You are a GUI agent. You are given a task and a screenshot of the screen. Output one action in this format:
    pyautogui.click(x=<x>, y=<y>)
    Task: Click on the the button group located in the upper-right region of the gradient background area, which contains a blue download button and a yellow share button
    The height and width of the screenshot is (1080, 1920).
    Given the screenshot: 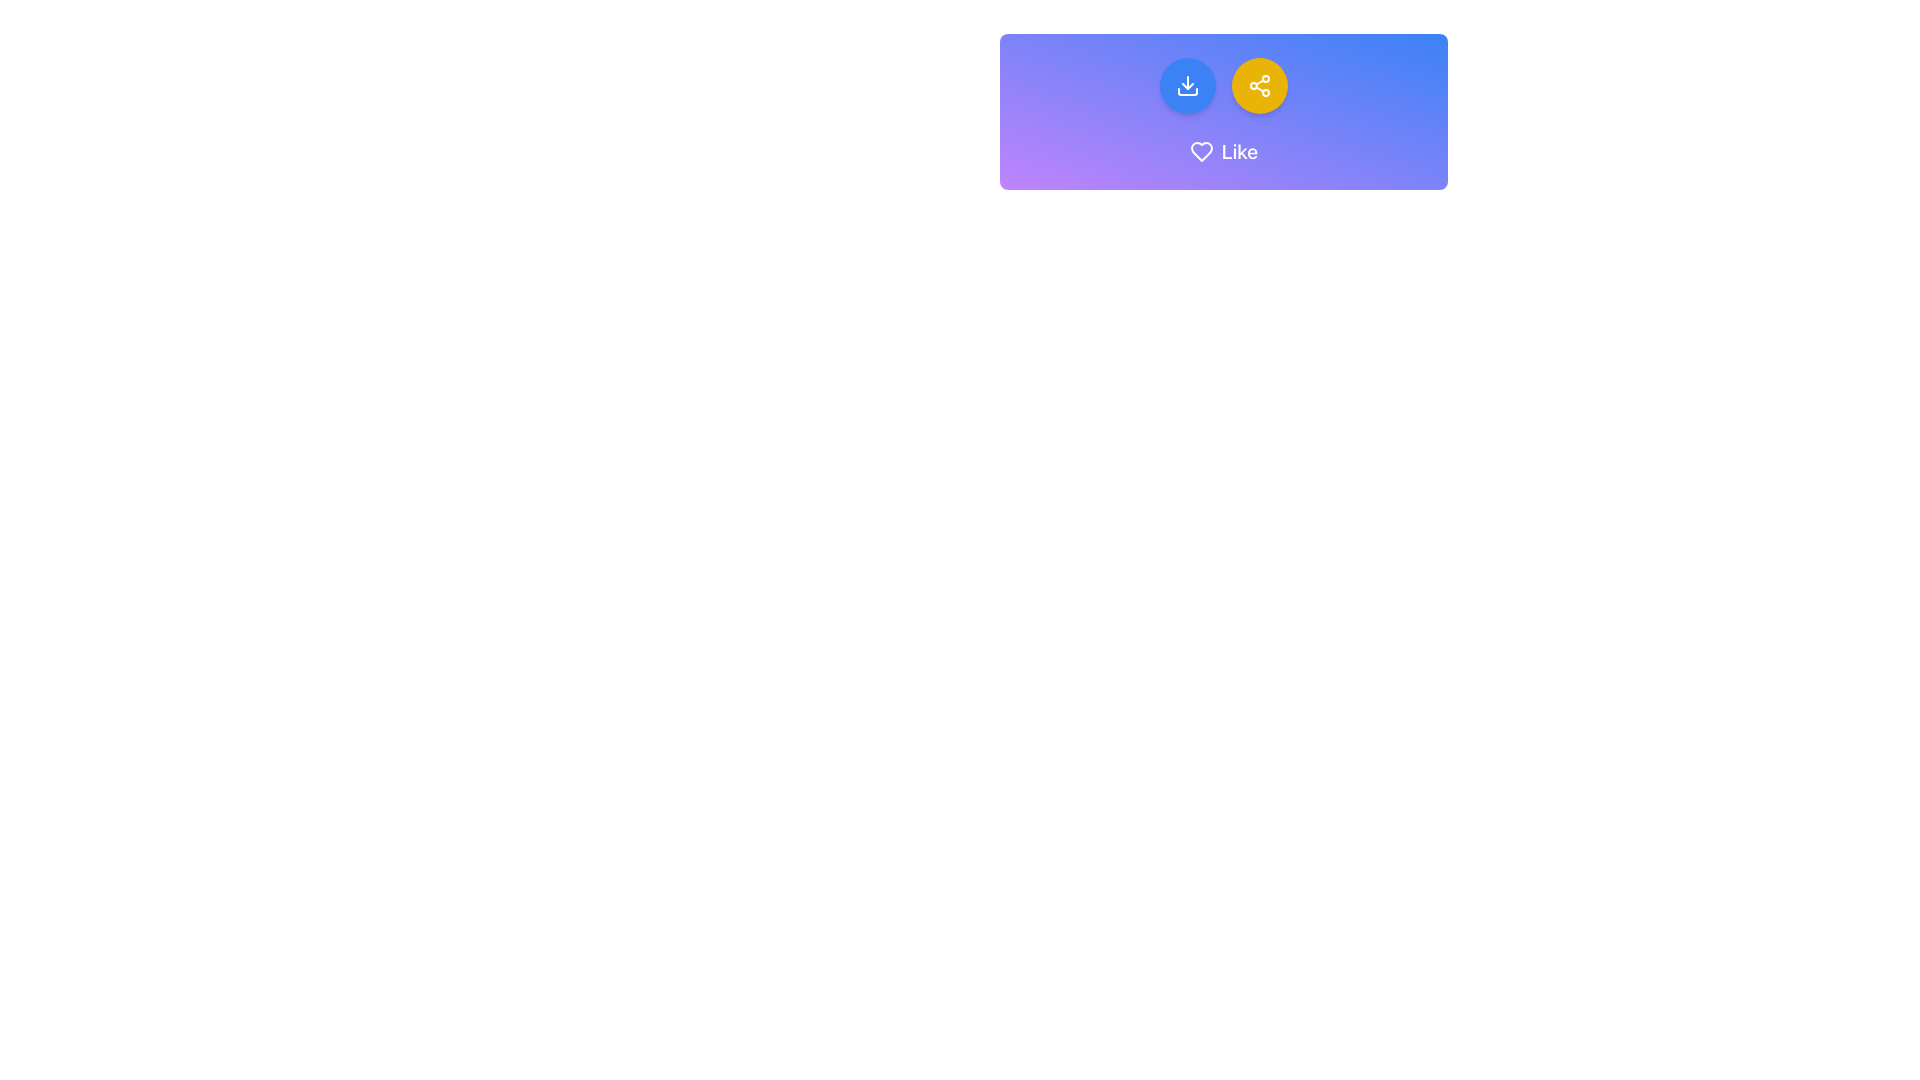 What is the action you would take?
    pyautogui.click(x=1223, y=84)
    